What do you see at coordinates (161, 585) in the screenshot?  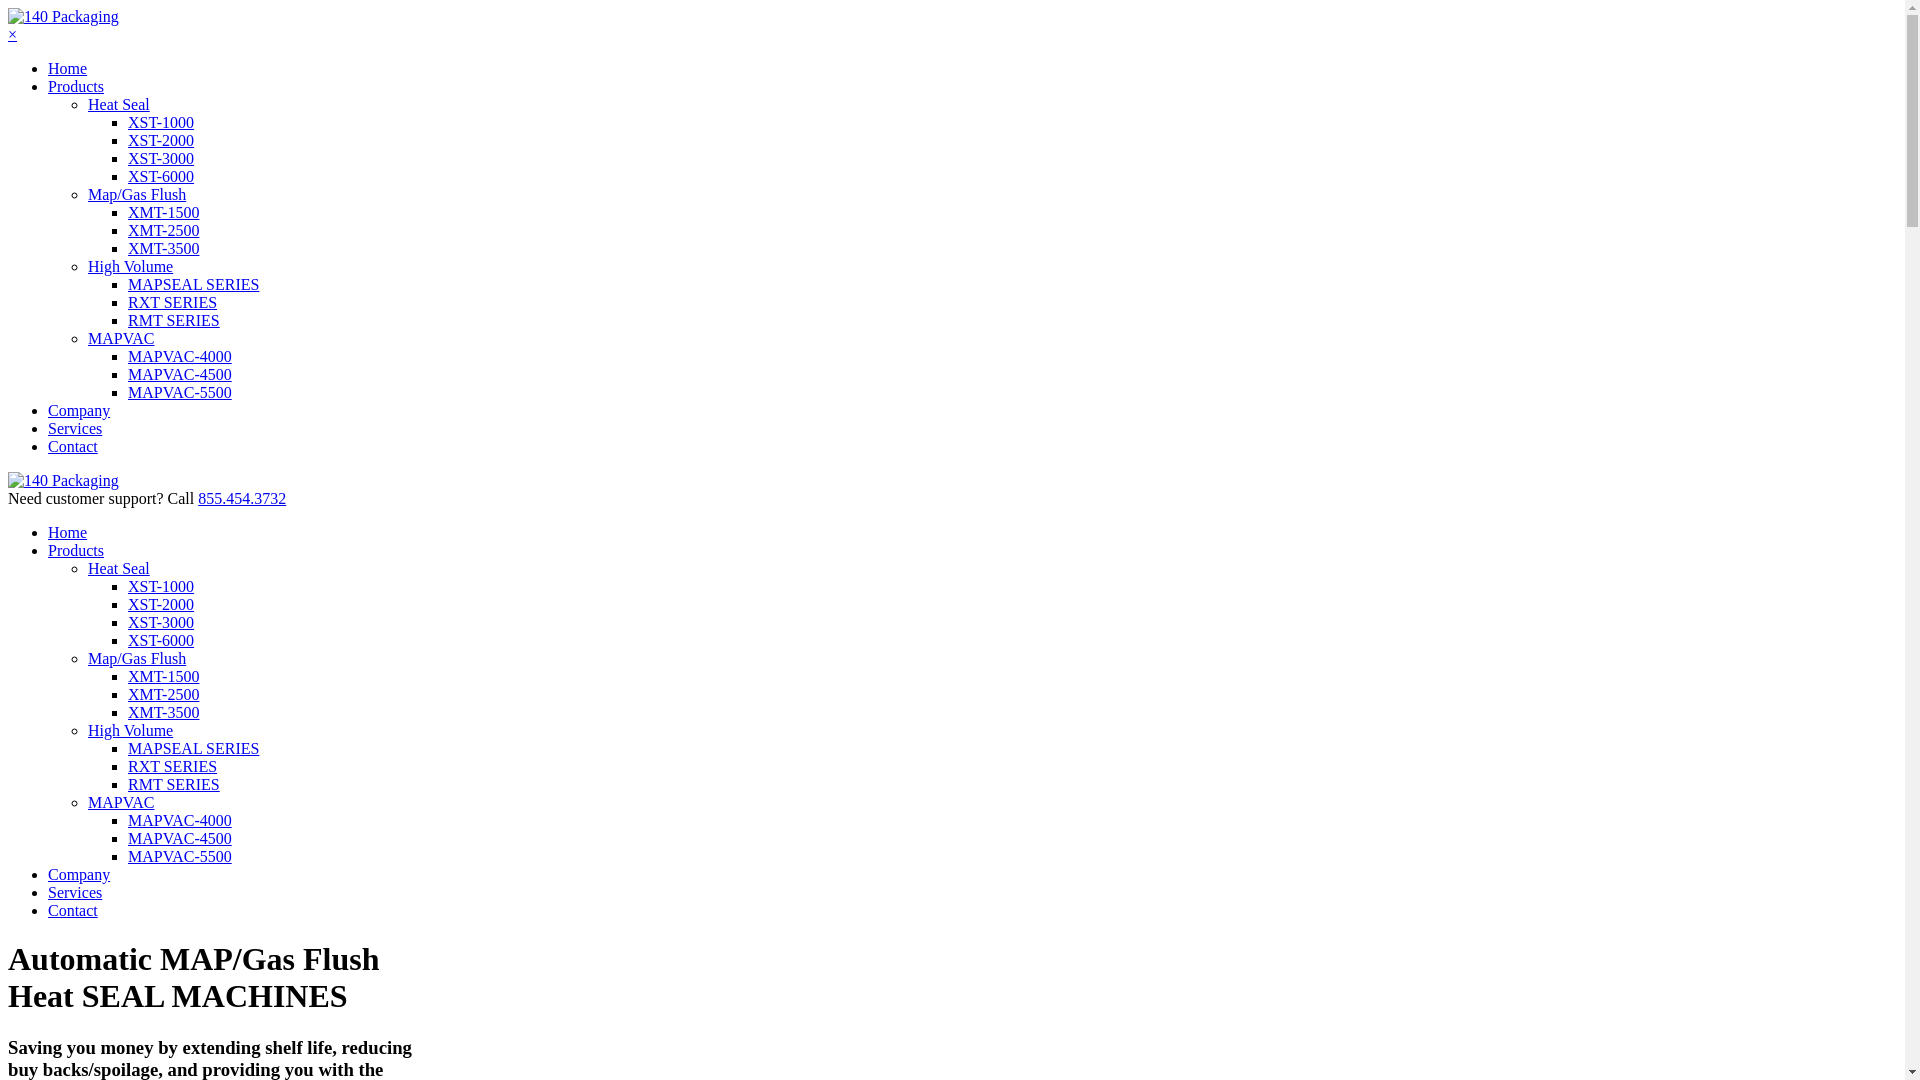 I see `'XST-1000'` at bounding box center [161, 585].